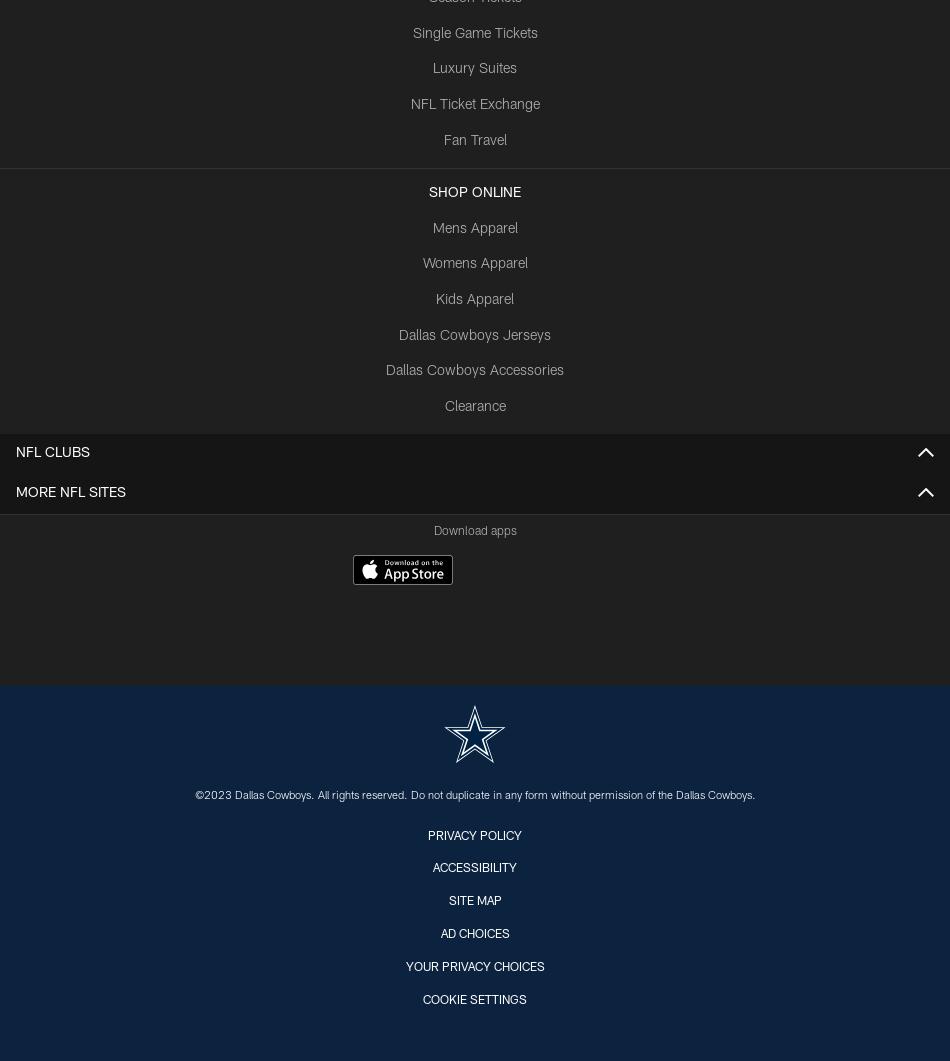 The image size is (950, 1061). Describe the element at coordinates (70, 494) in the screenshot. I see `'More NFL Sites'` at that location.